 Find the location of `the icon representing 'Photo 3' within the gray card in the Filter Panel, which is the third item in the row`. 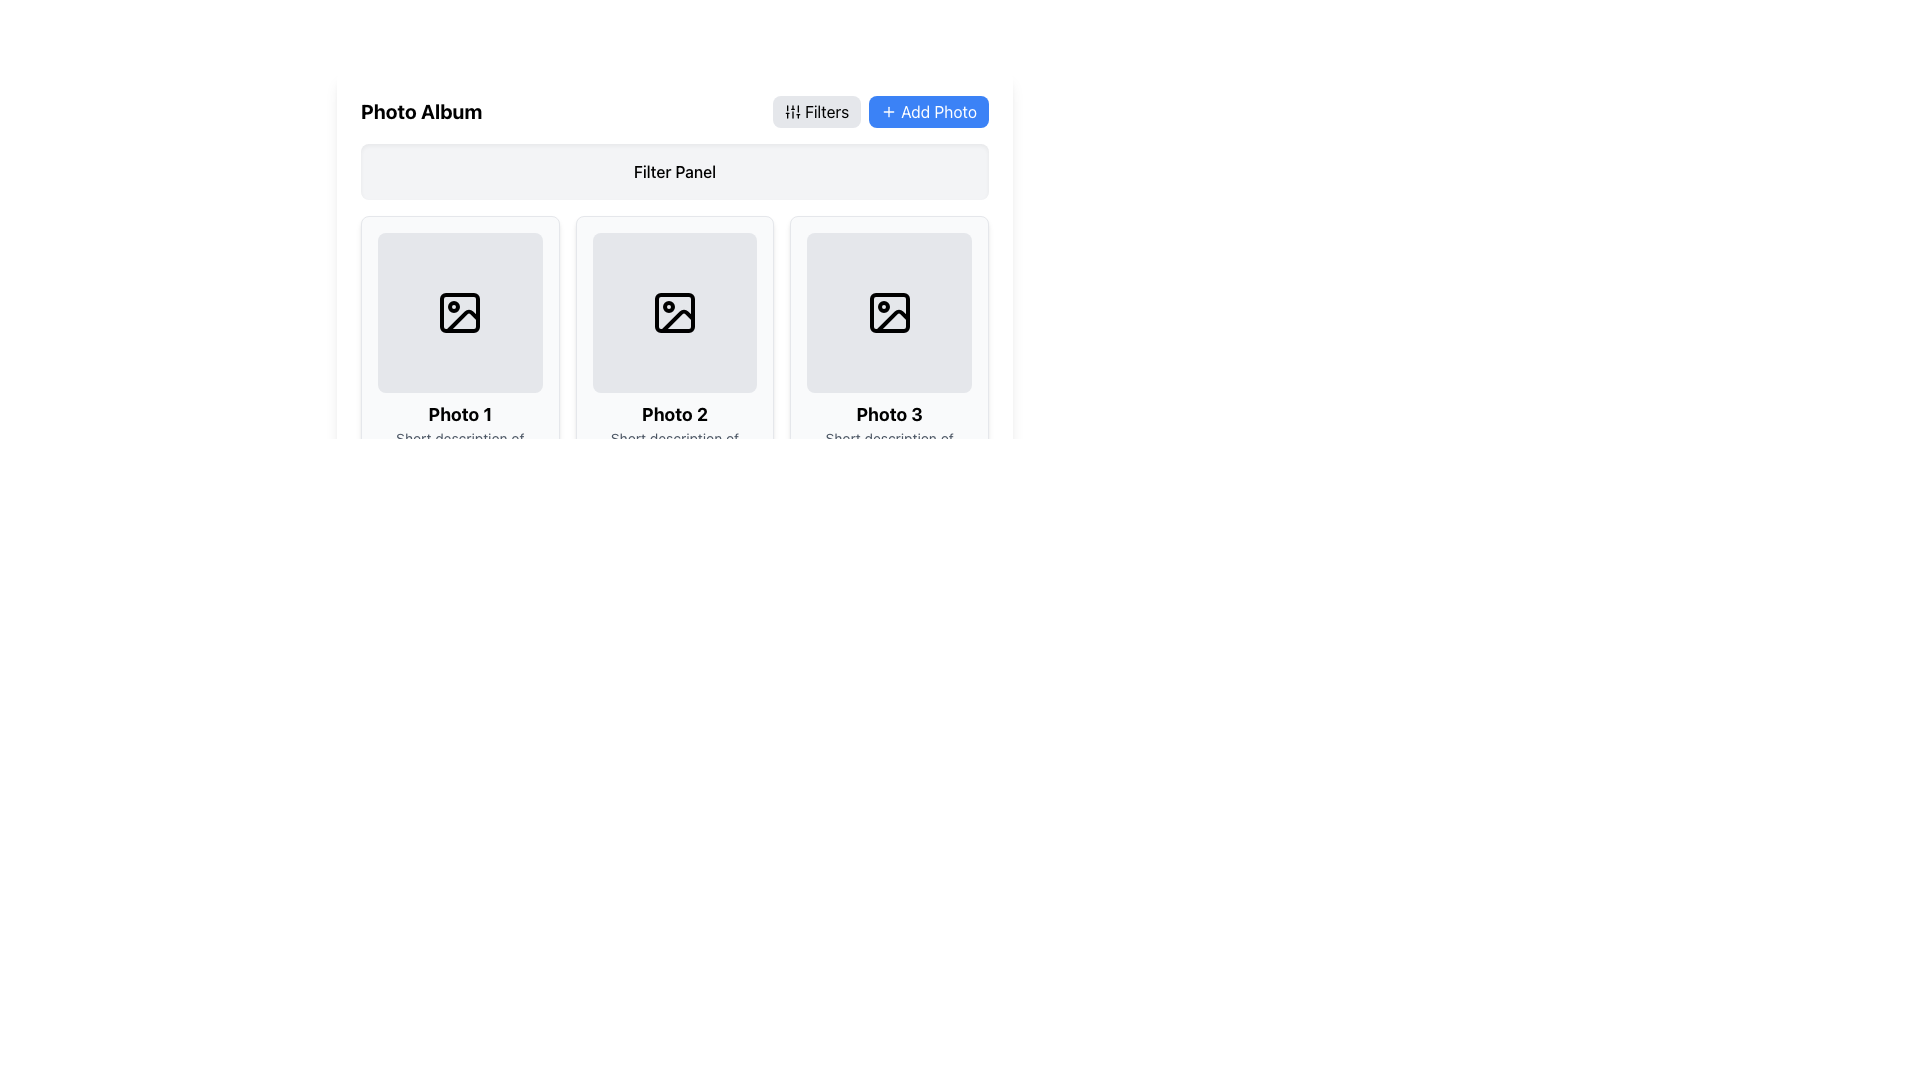

the icon representing 'Photo 3' within the gray card in the Filter Panel, which is the third item in the row is located at coordinates (888, 312).